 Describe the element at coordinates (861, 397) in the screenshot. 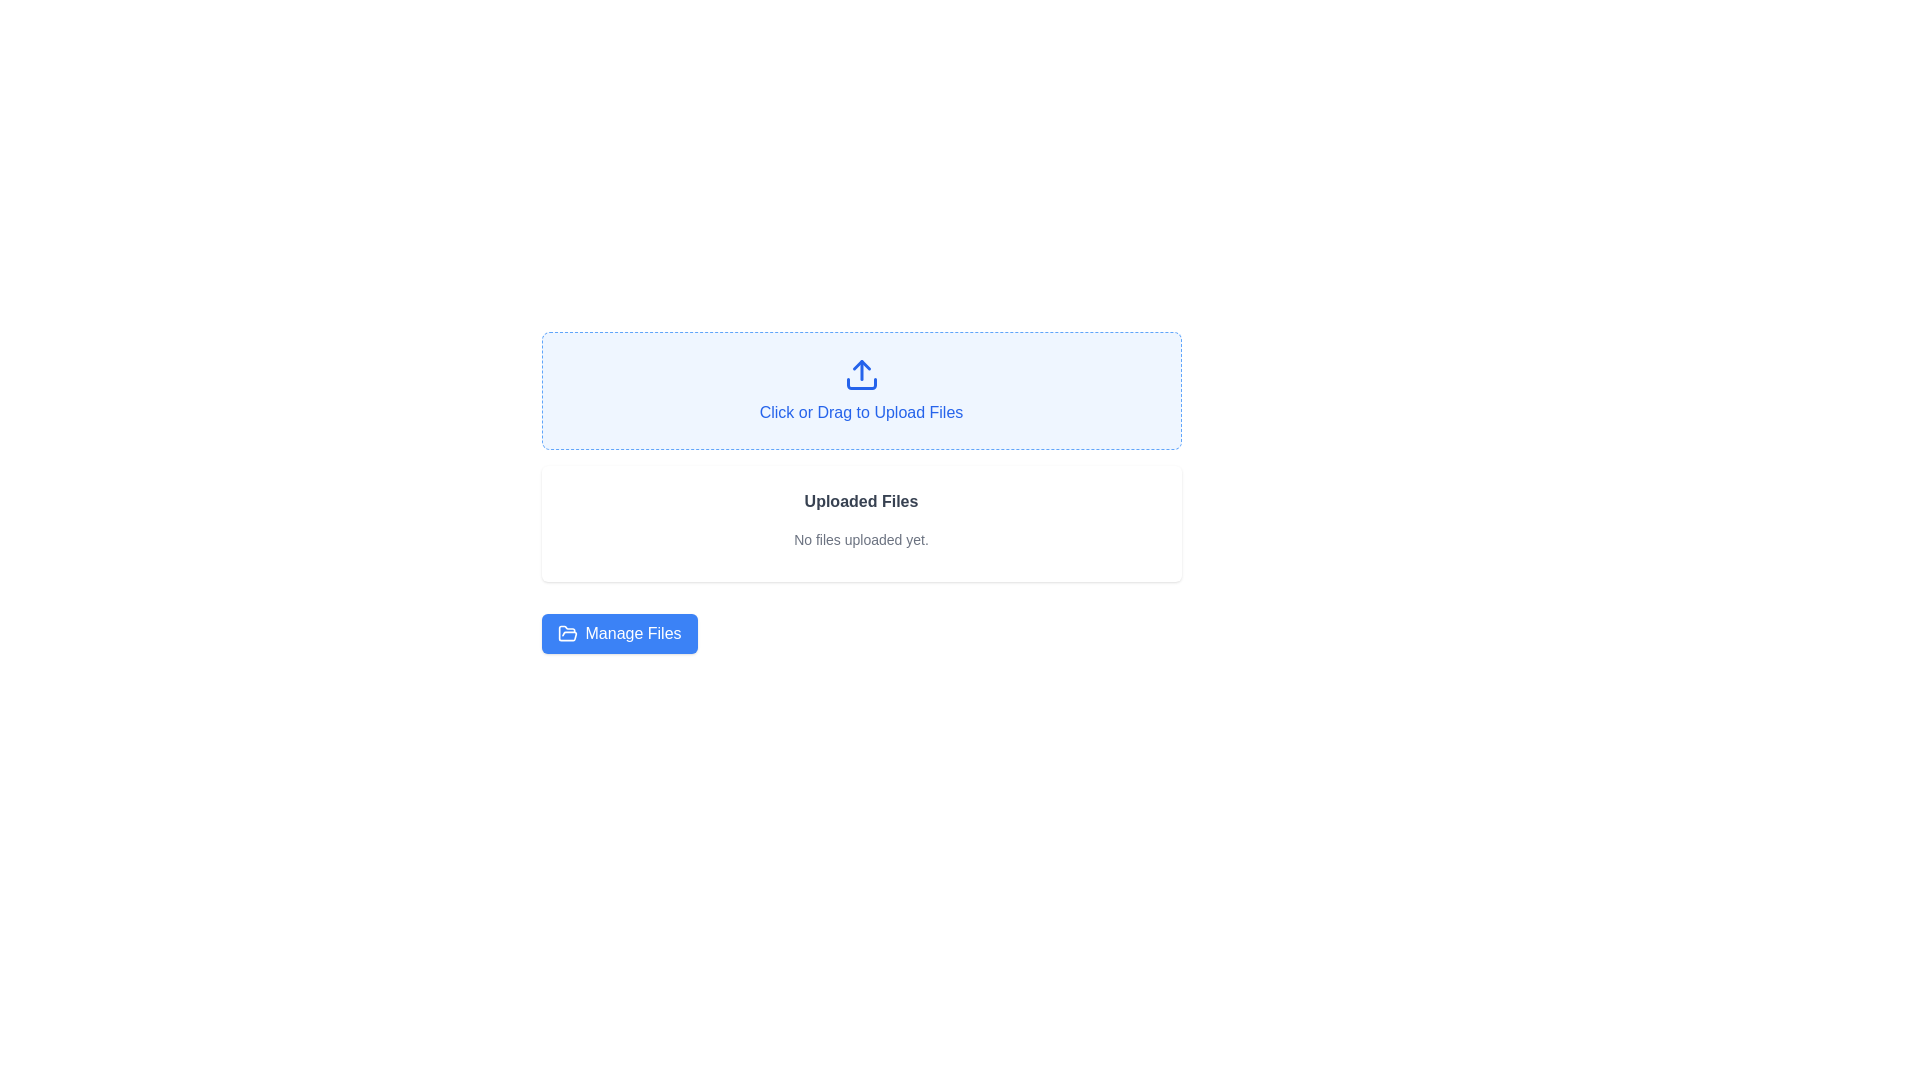

I see `and drop files onto the centrally positioned clickable text component for uploading, which is located within a bordered area in the upper-middle part of the interface` at that location.